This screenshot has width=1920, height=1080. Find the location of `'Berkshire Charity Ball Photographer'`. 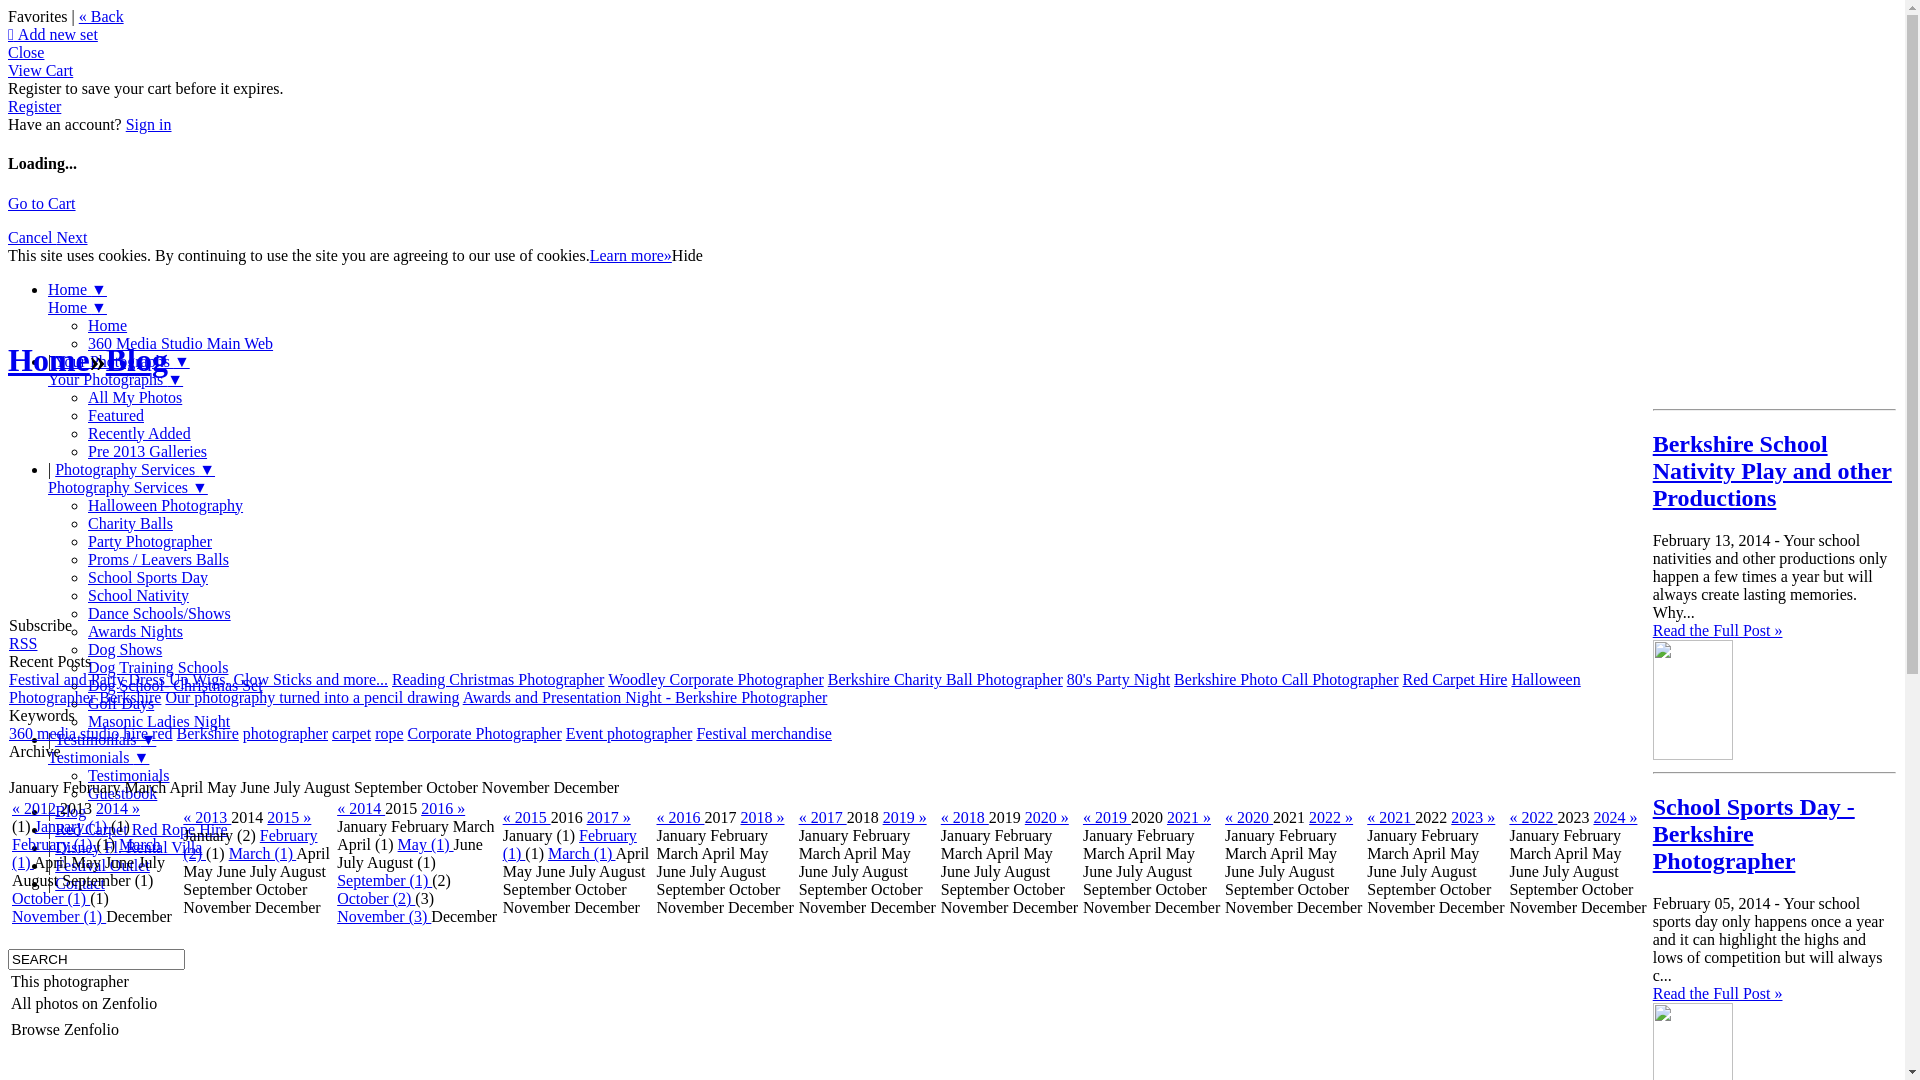

'Berkshire Charity Ball Photographer' is located at coordinates (944, 678).